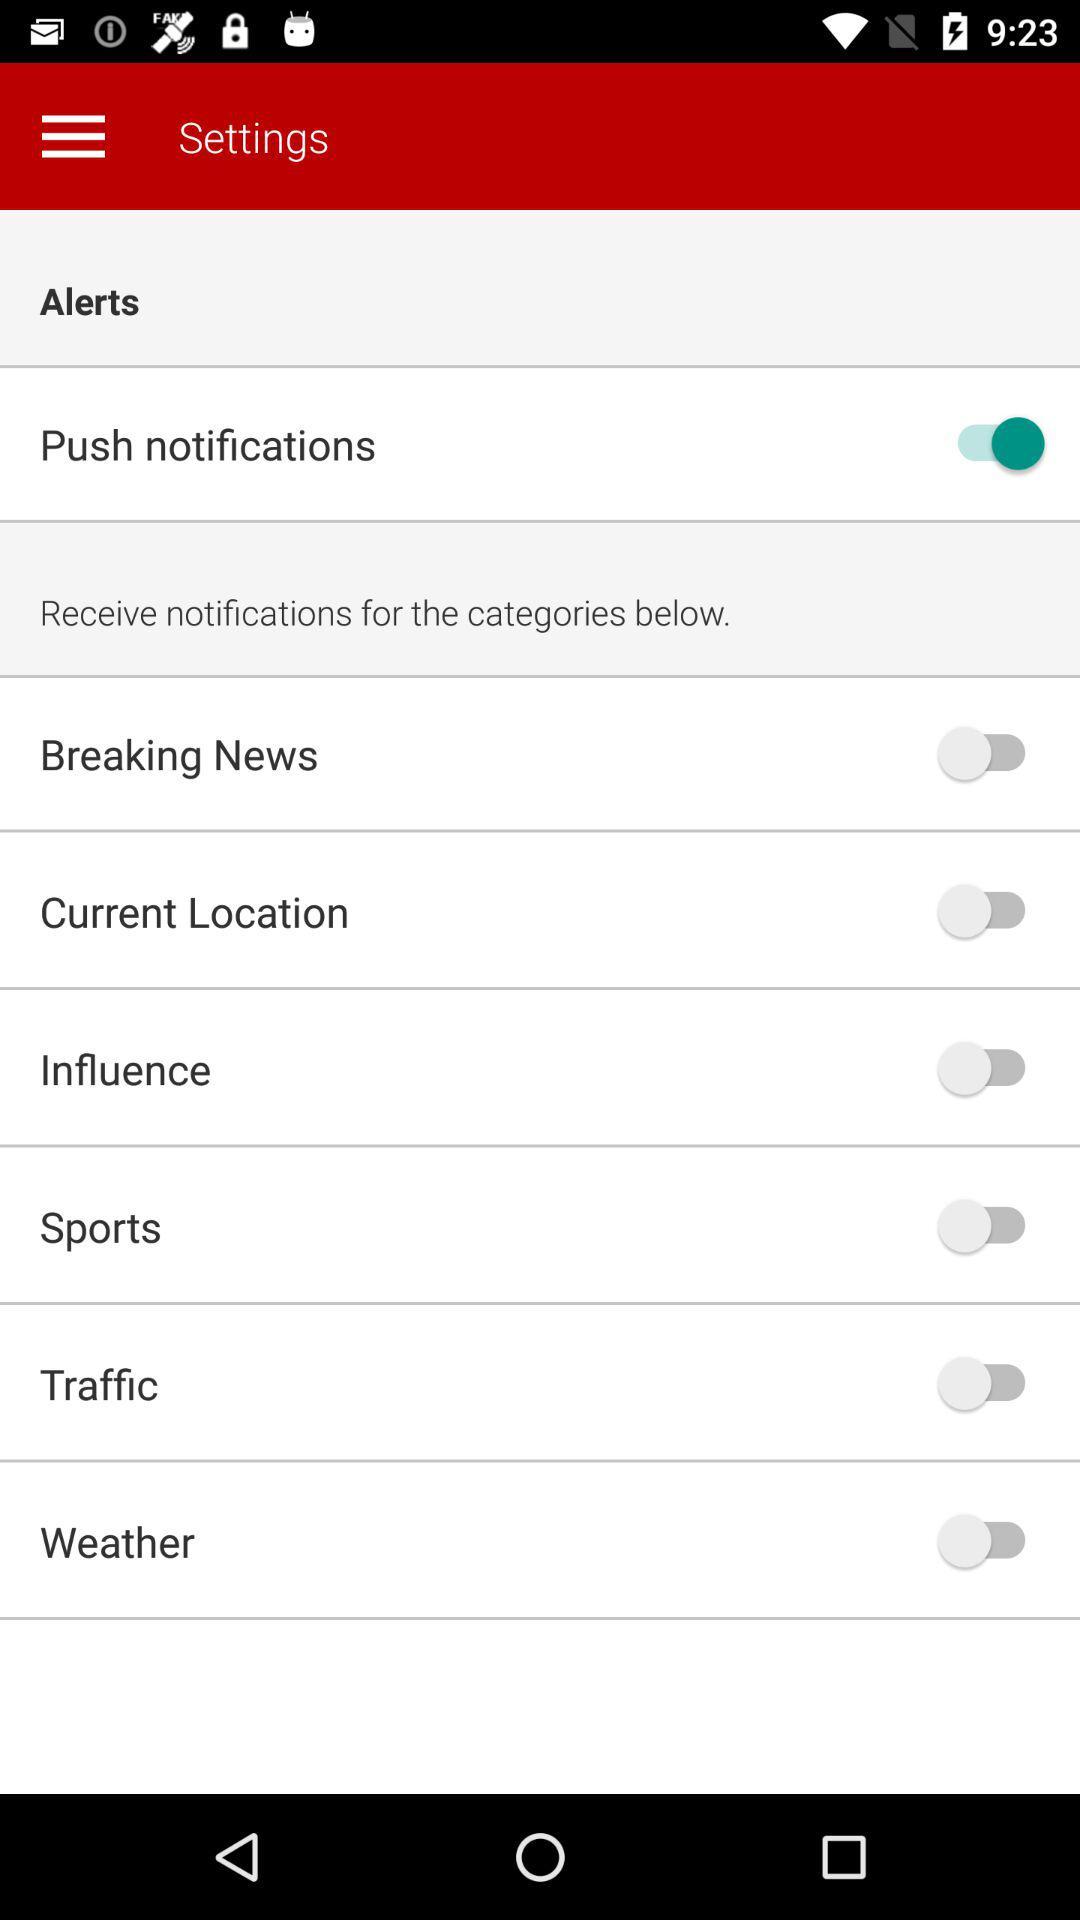 The height and width of the screenshot is (1920, 1080). I want to click on activate, so click(991, 752).